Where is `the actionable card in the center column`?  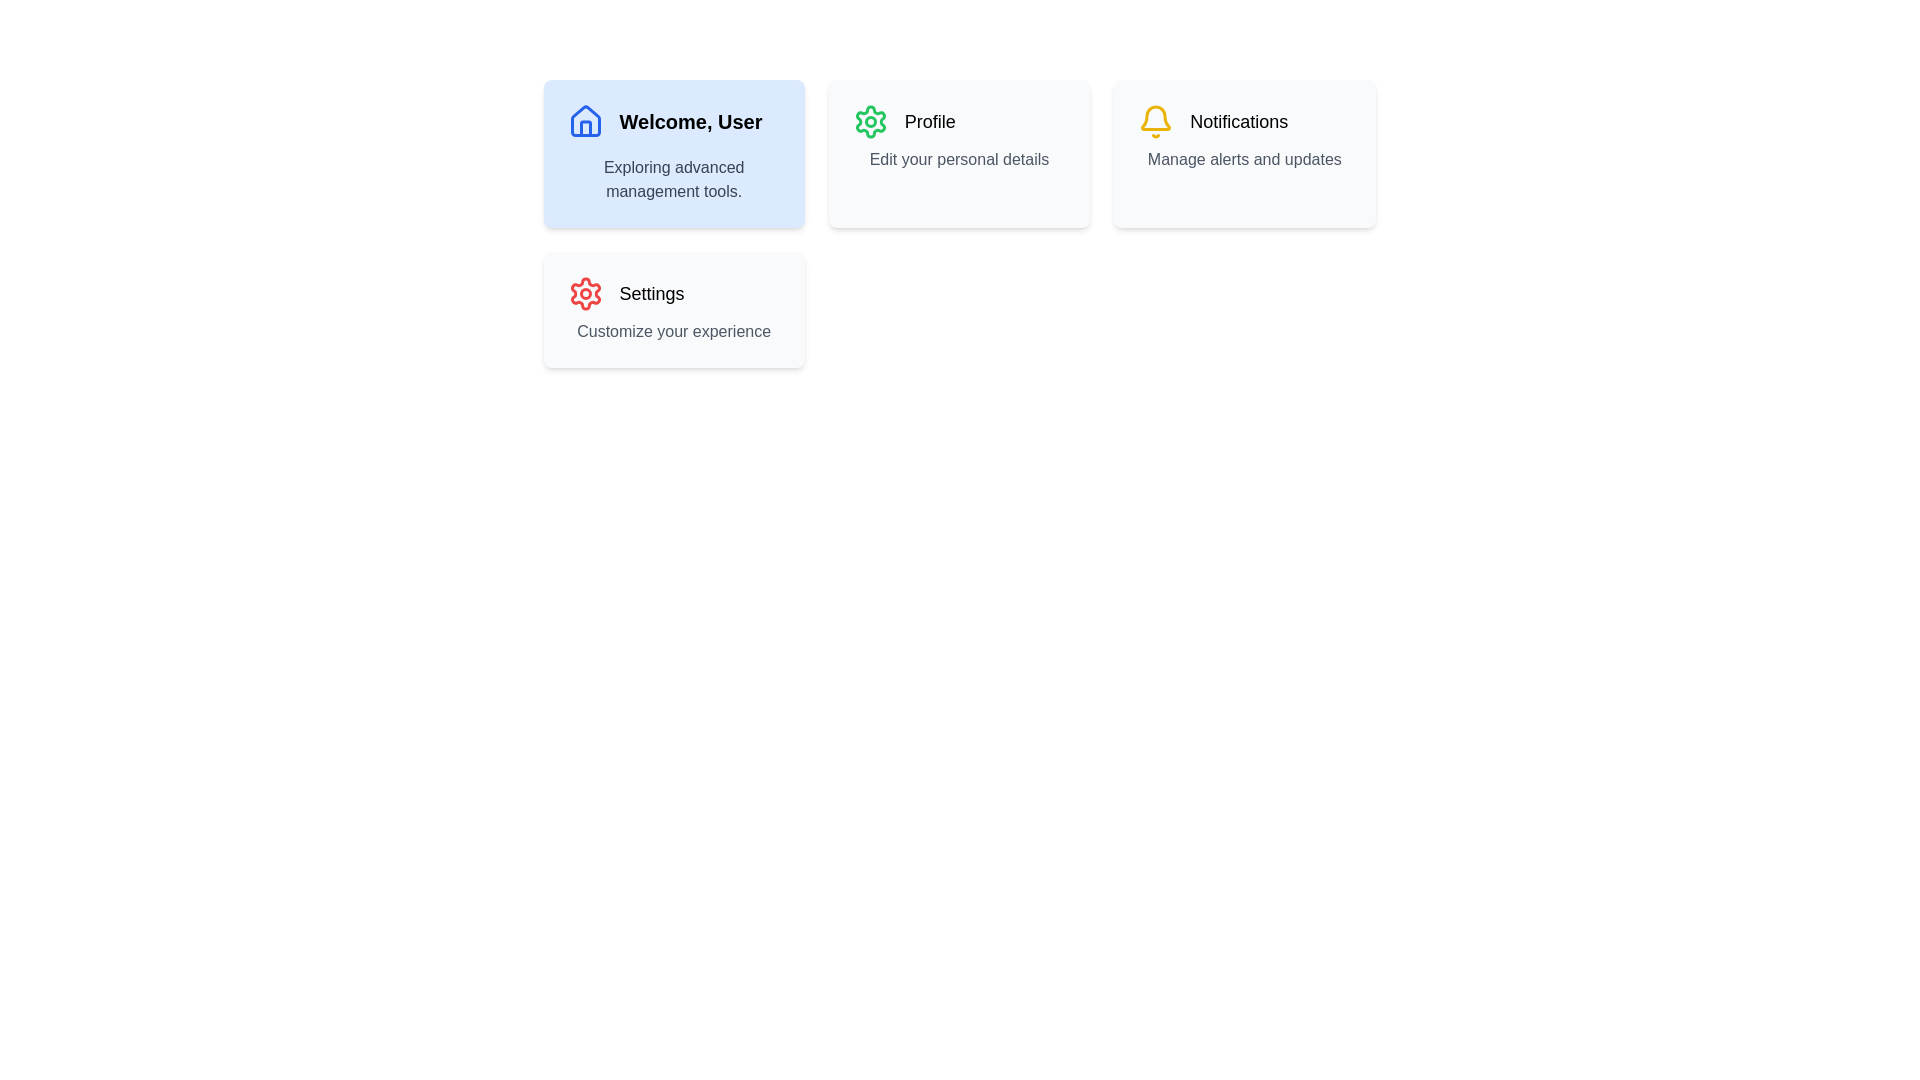 the actionable card in the center column is located at coordinates (958, 223).